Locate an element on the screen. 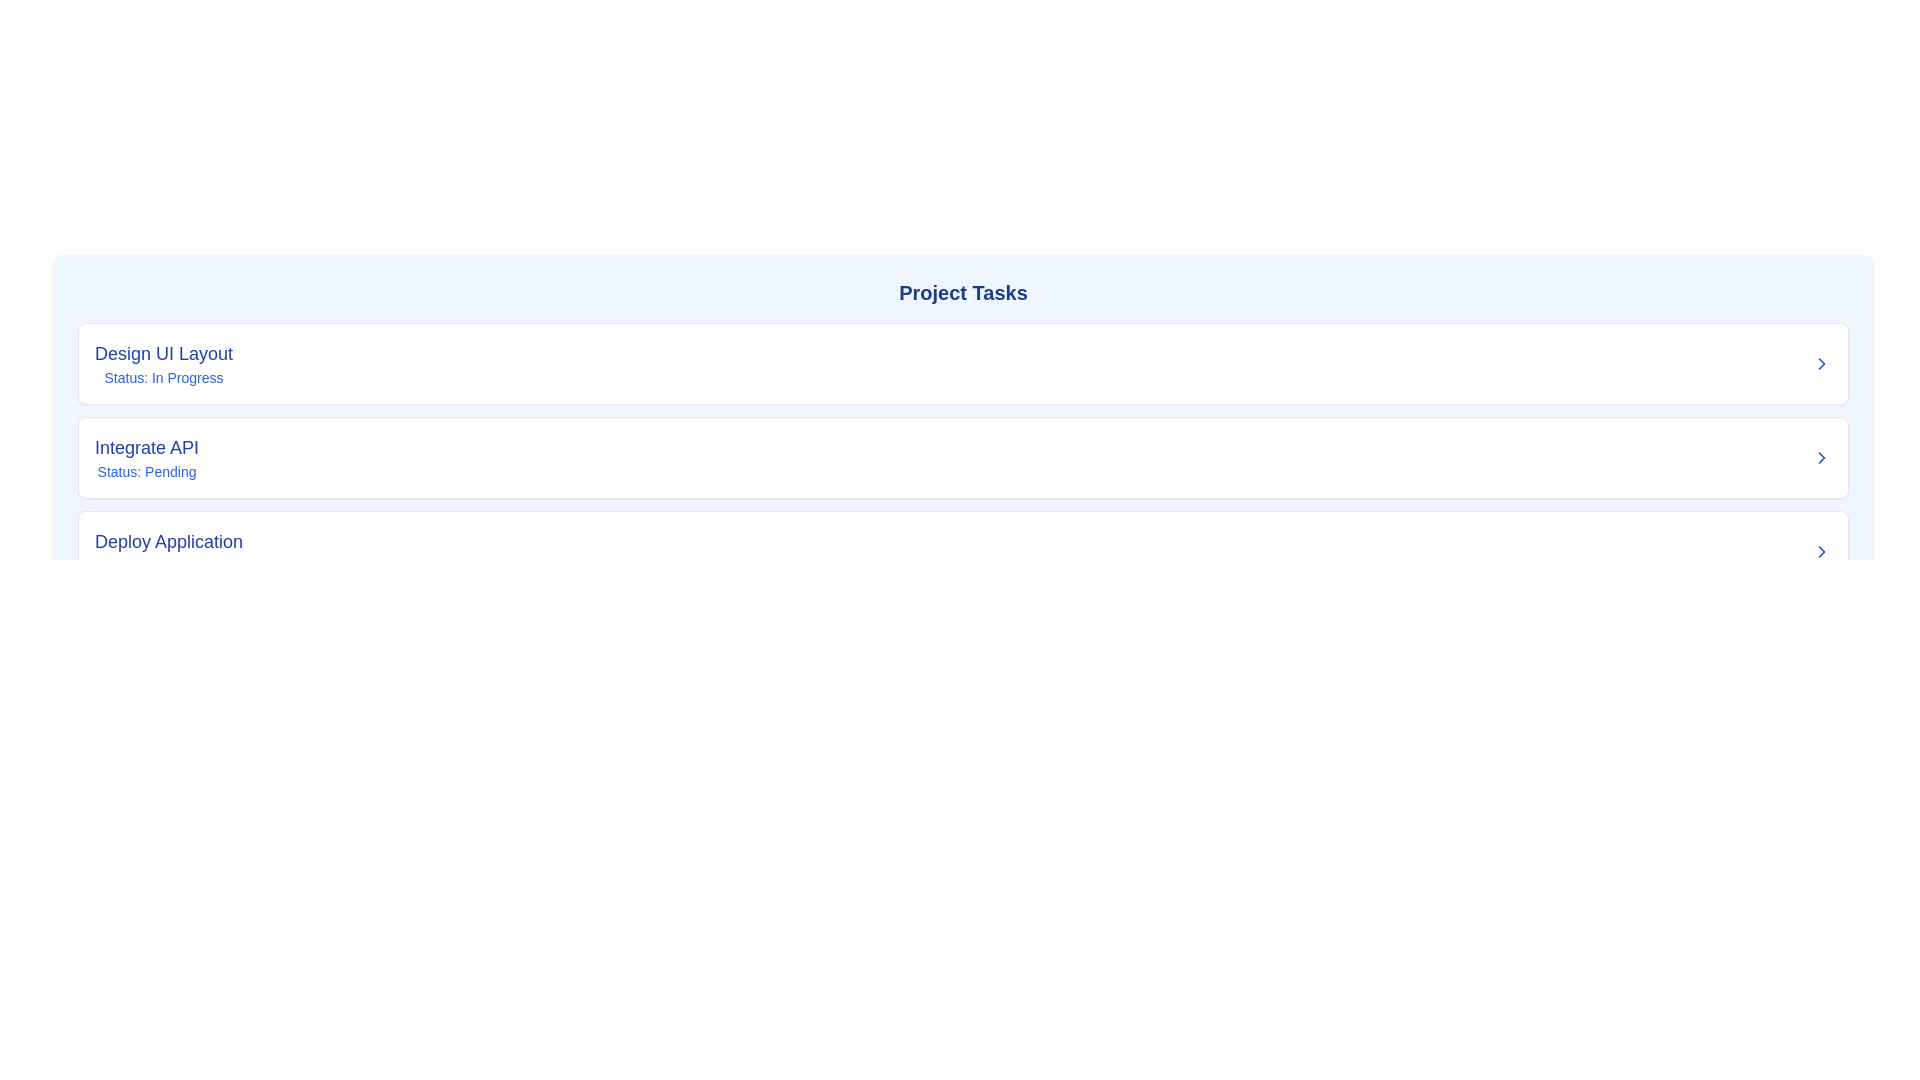  the Chevron Right icon located at the far right of the 'Integrate API' section next to 'Status: Pending' is located at coordinates (1822, 458).